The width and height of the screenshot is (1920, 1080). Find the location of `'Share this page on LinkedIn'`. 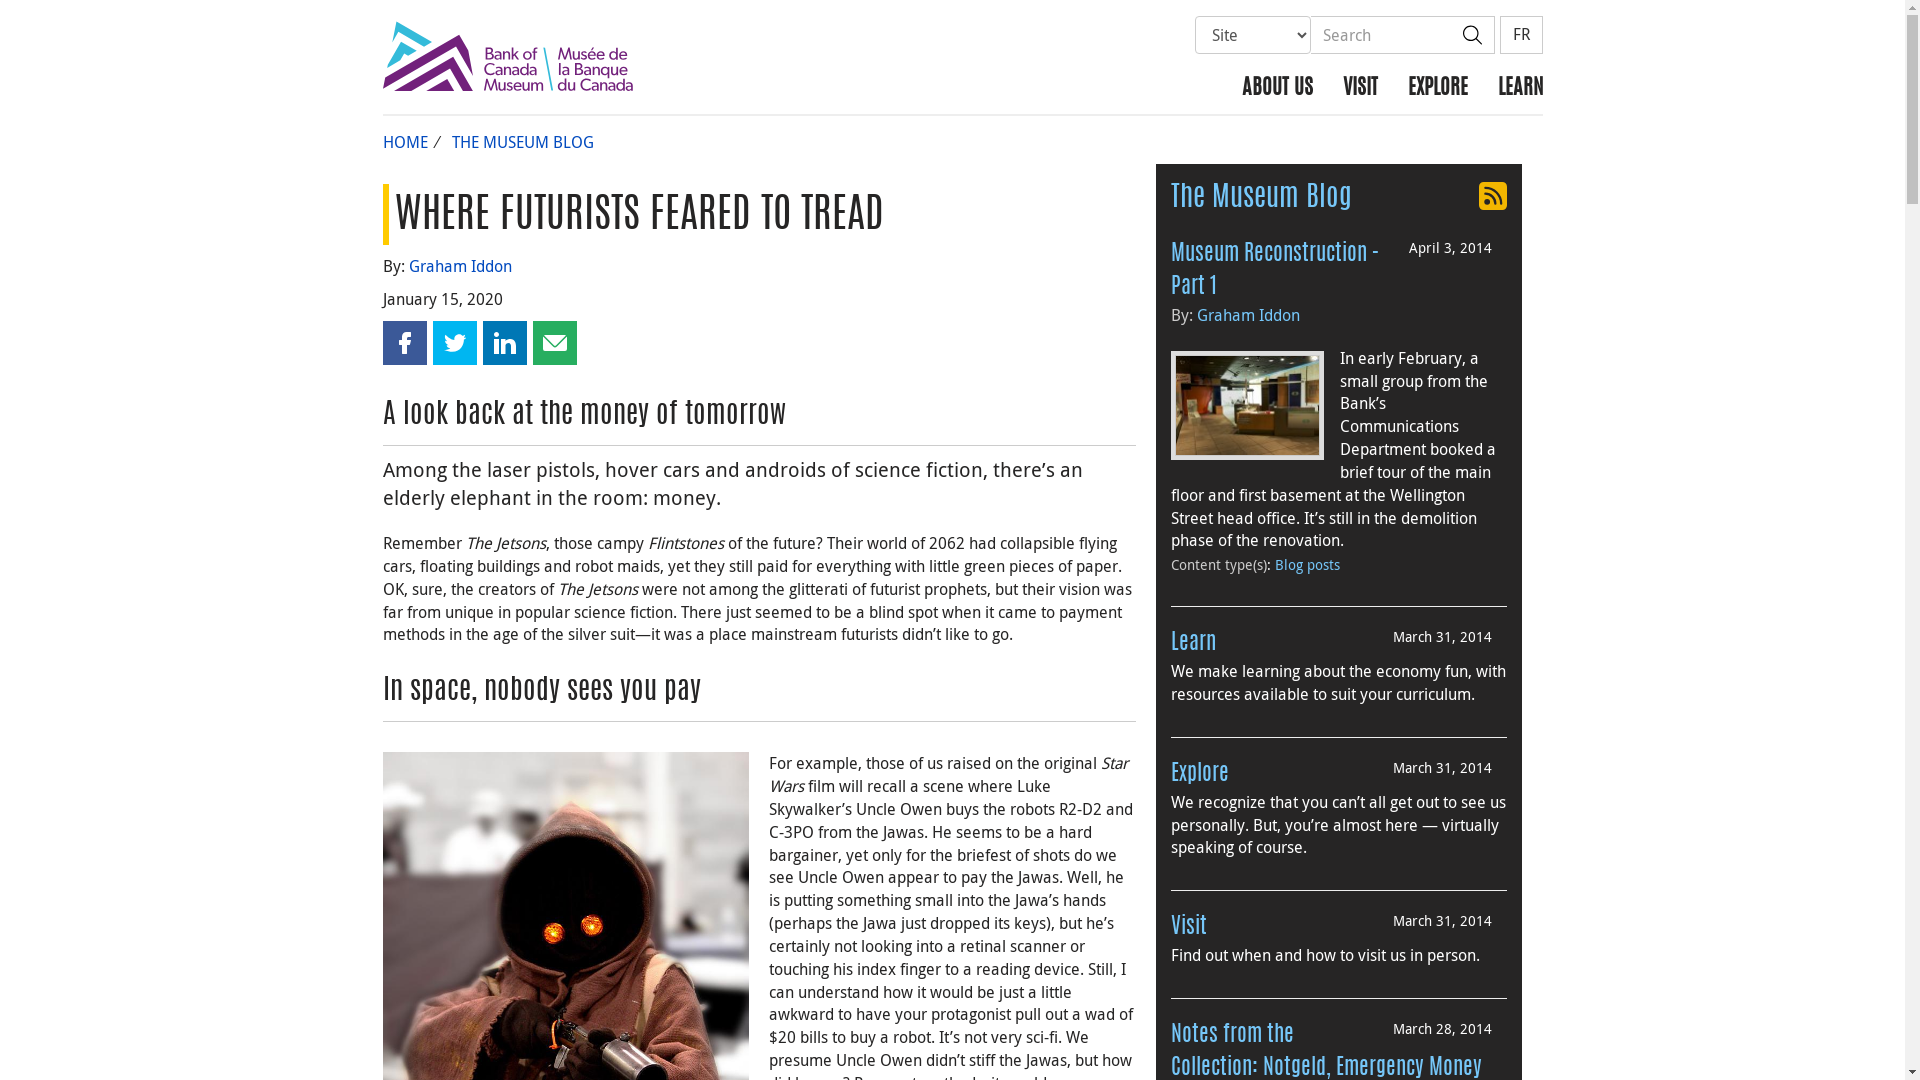

'Share this page on LinkedIn' is located at coordinates (504, 342).